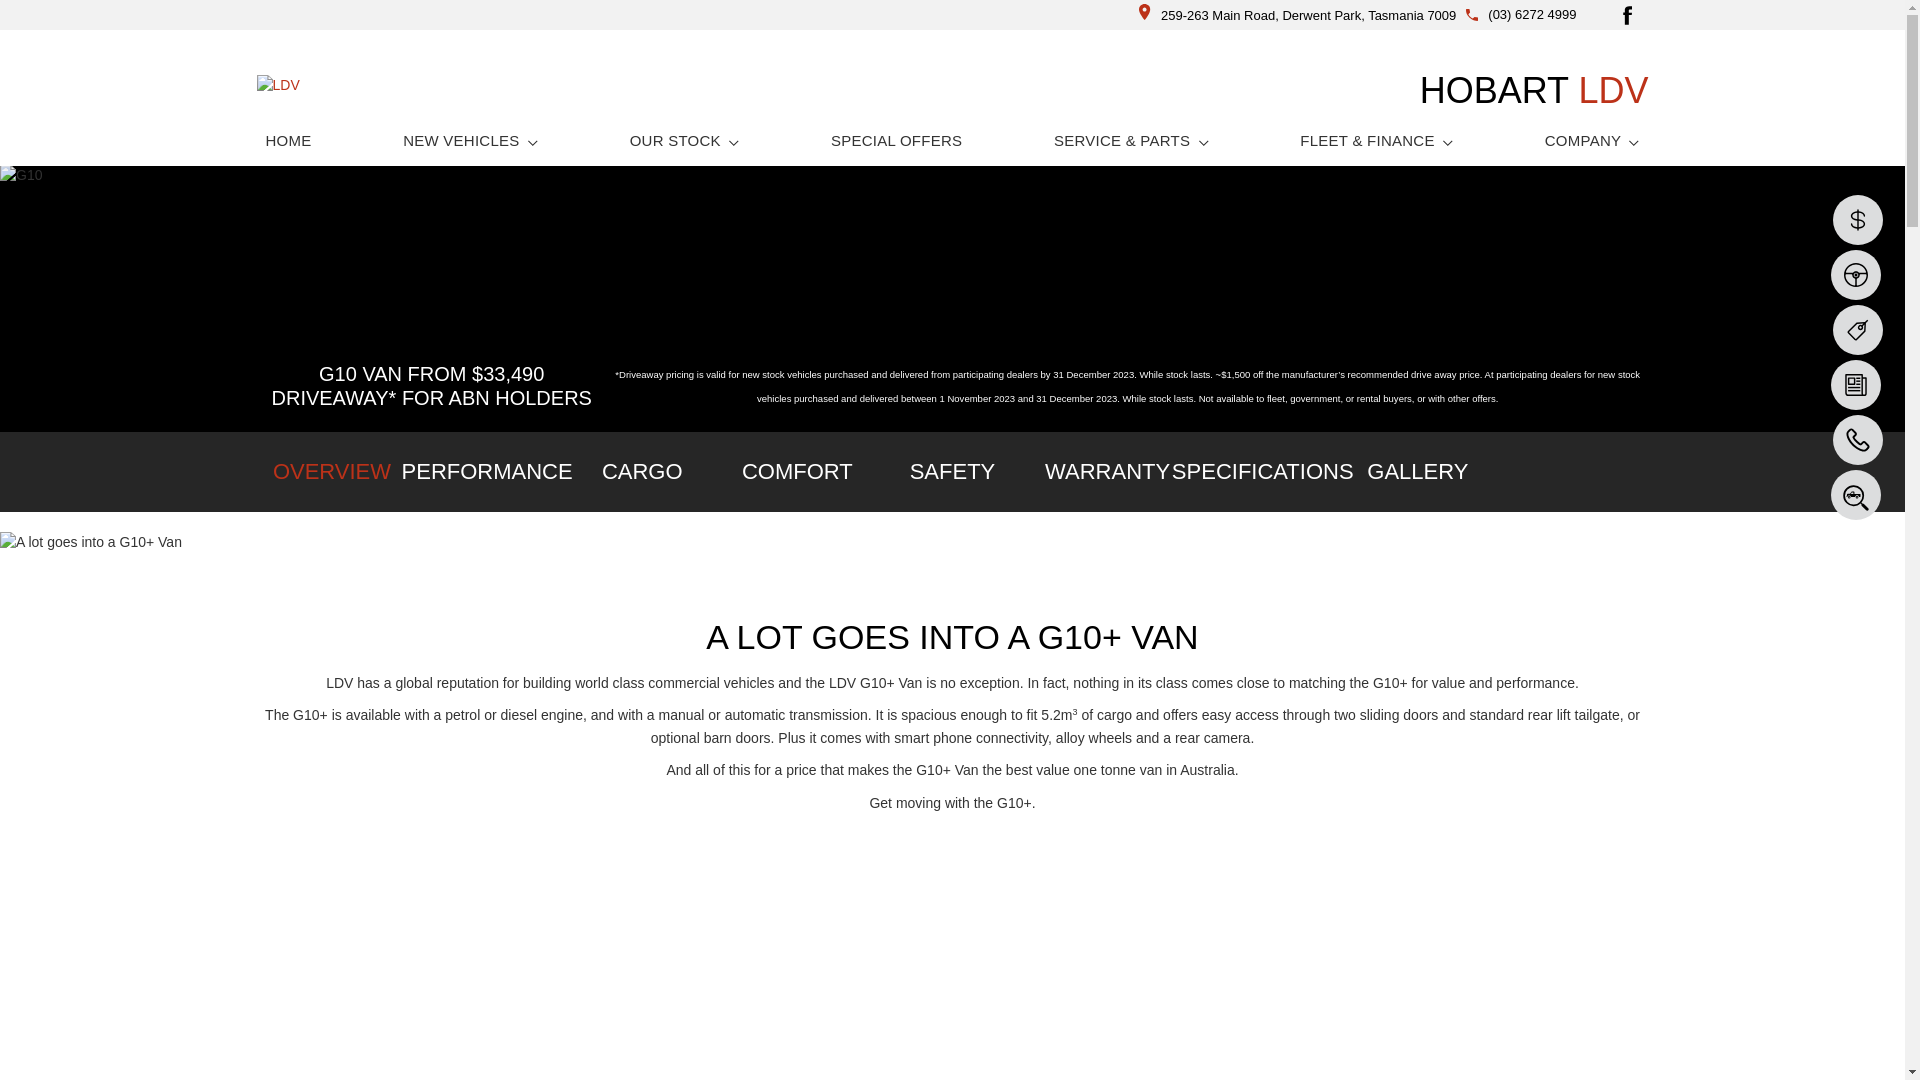 The image size is (1920, 1080). I want to click on 'SPECIAL OFFERS', so click(895, 139).